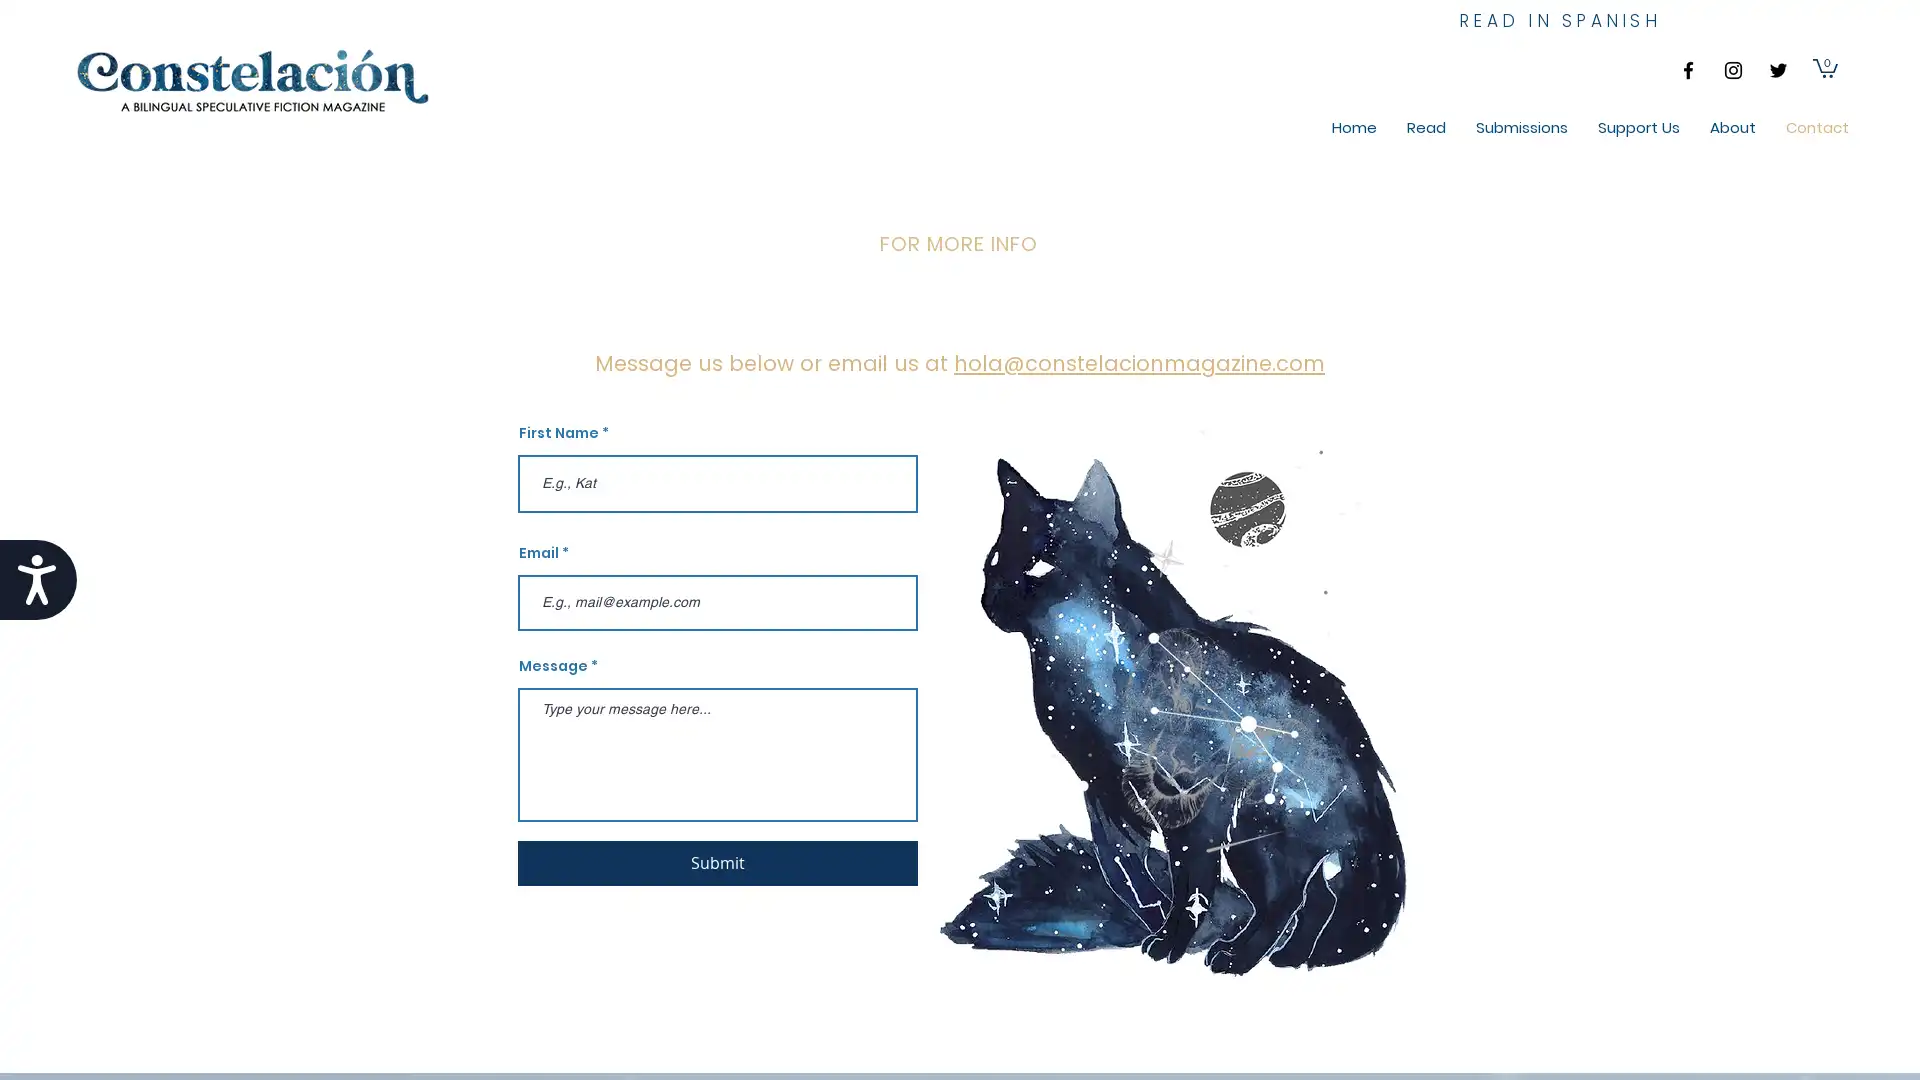 The image size is (1920, 1080). I want to click on Accept, so click(1830, 1044).